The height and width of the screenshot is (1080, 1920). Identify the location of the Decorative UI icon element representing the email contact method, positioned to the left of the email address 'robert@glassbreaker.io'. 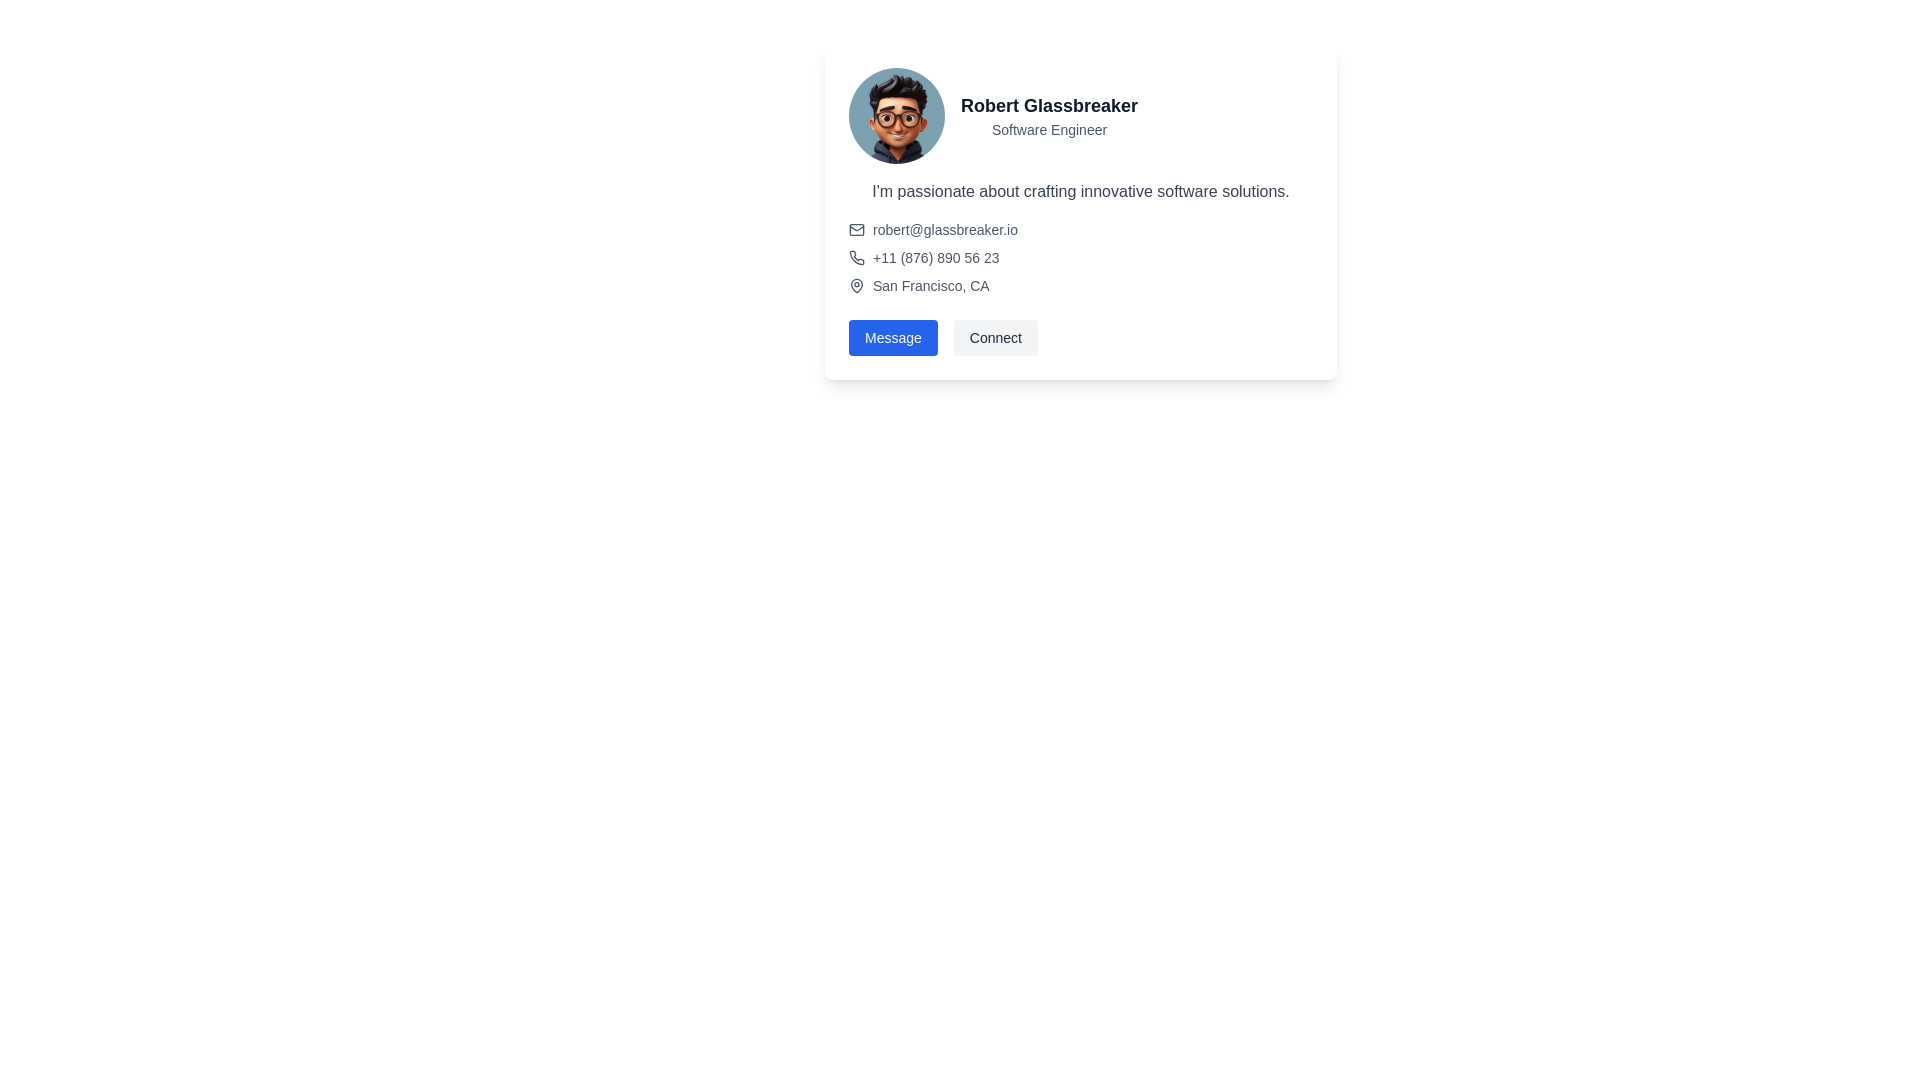
(857, 229).